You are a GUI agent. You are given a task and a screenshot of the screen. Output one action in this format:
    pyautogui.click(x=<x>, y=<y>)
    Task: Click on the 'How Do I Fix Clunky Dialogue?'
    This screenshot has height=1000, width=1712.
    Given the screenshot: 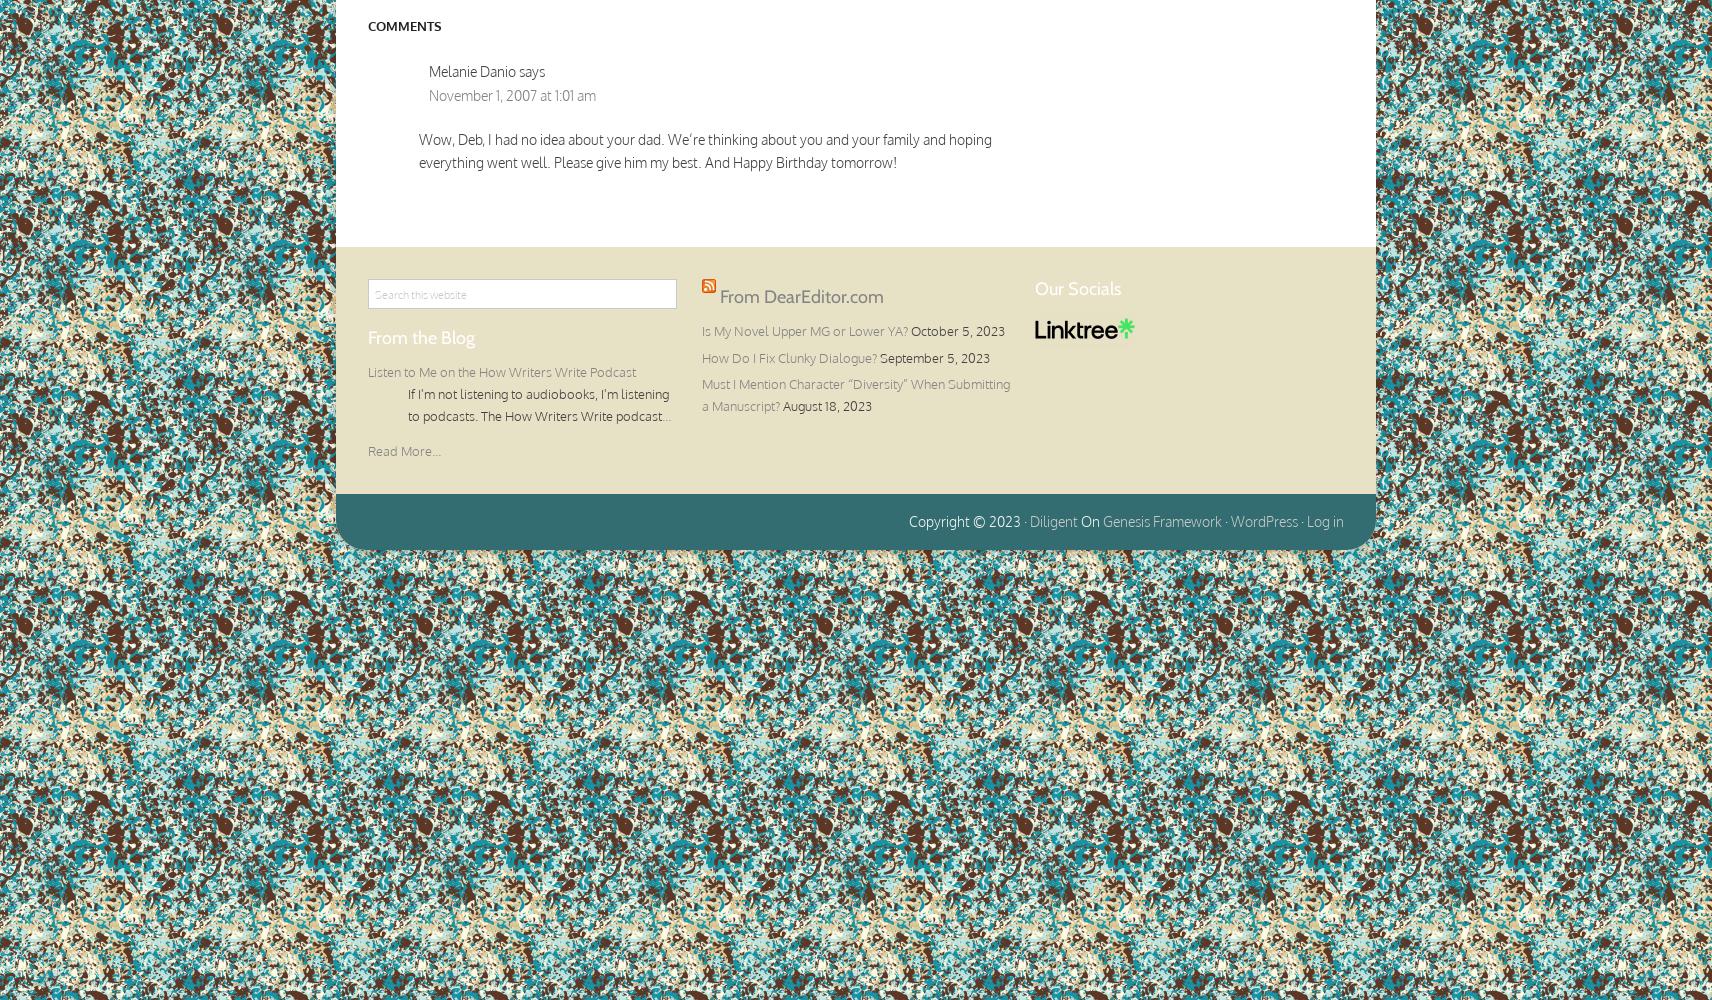 What is the action you would take?
    pyautogui.click(x=788, y=356)
    